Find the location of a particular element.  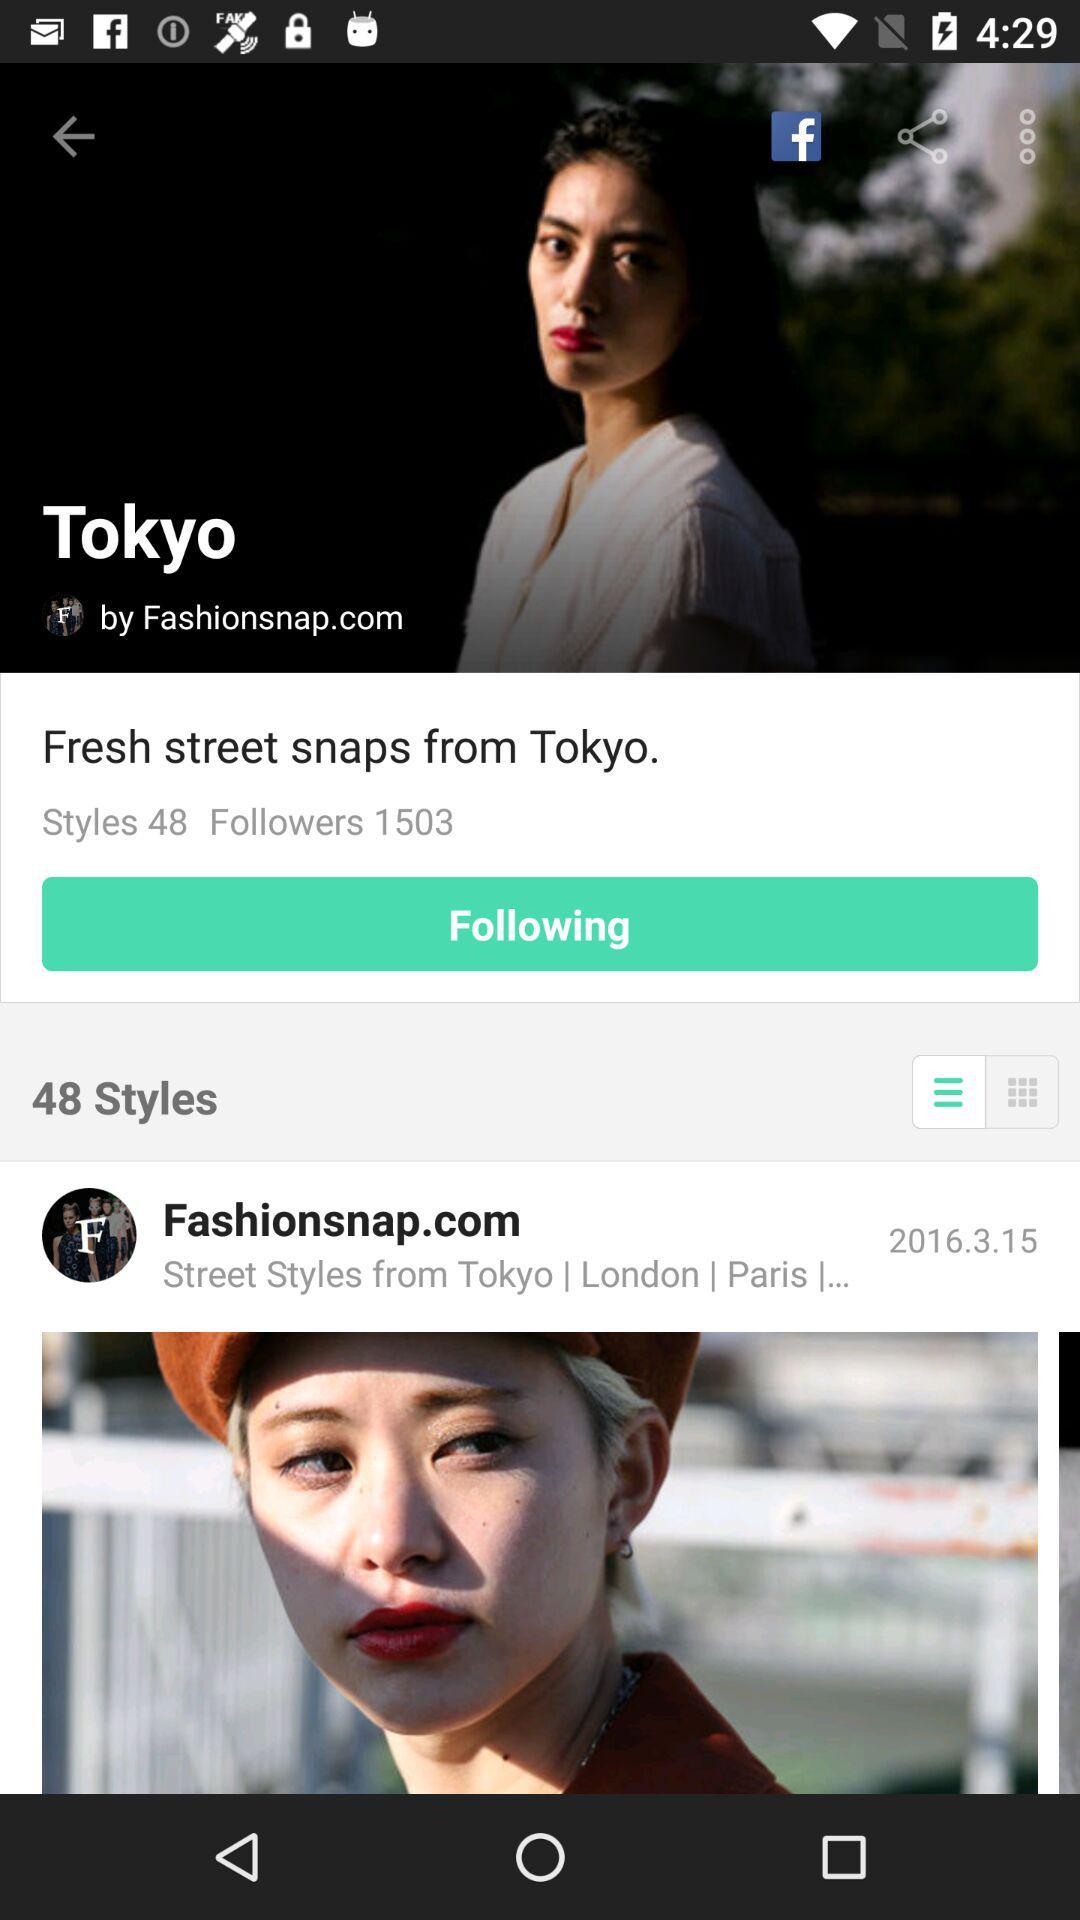

related style is located at coordinates (540, 1562).